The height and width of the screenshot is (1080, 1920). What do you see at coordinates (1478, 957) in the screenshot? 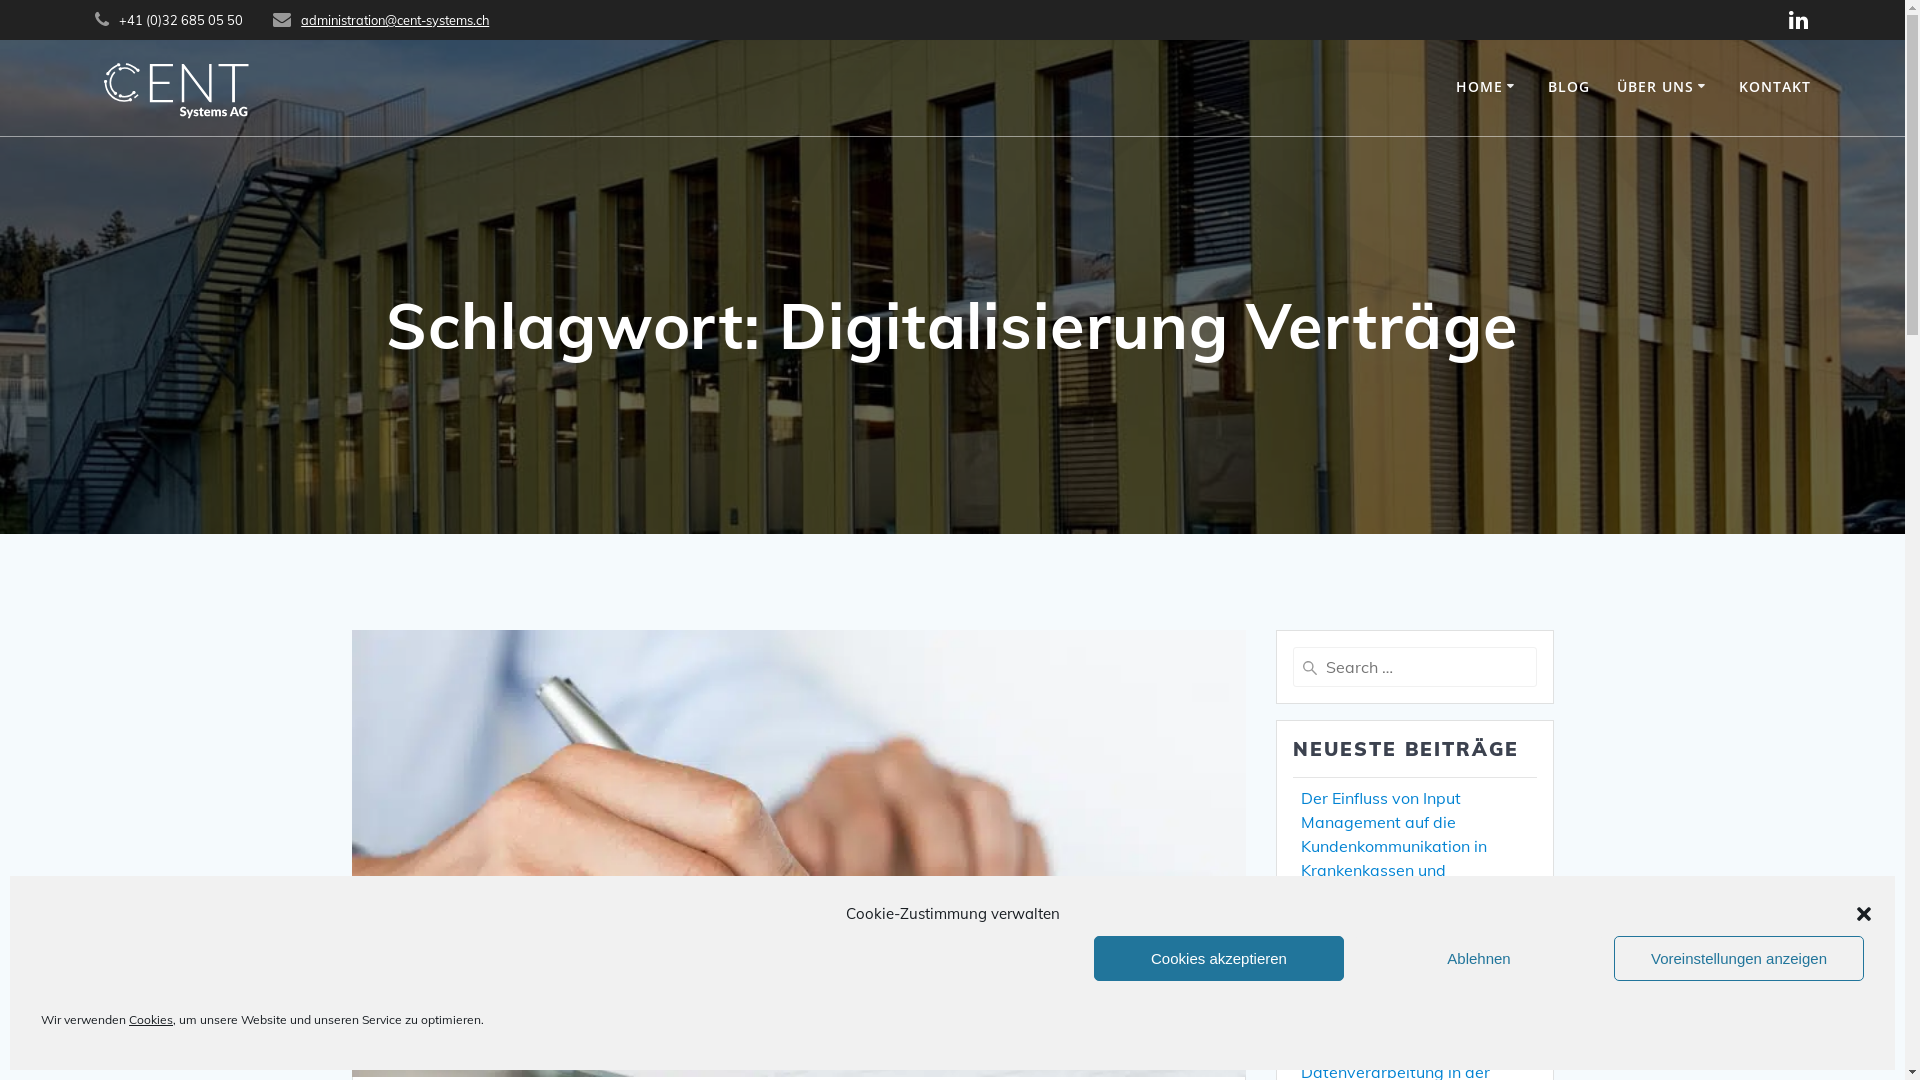
I see `'Ablehnen'` at bounding box center [1478, 957].